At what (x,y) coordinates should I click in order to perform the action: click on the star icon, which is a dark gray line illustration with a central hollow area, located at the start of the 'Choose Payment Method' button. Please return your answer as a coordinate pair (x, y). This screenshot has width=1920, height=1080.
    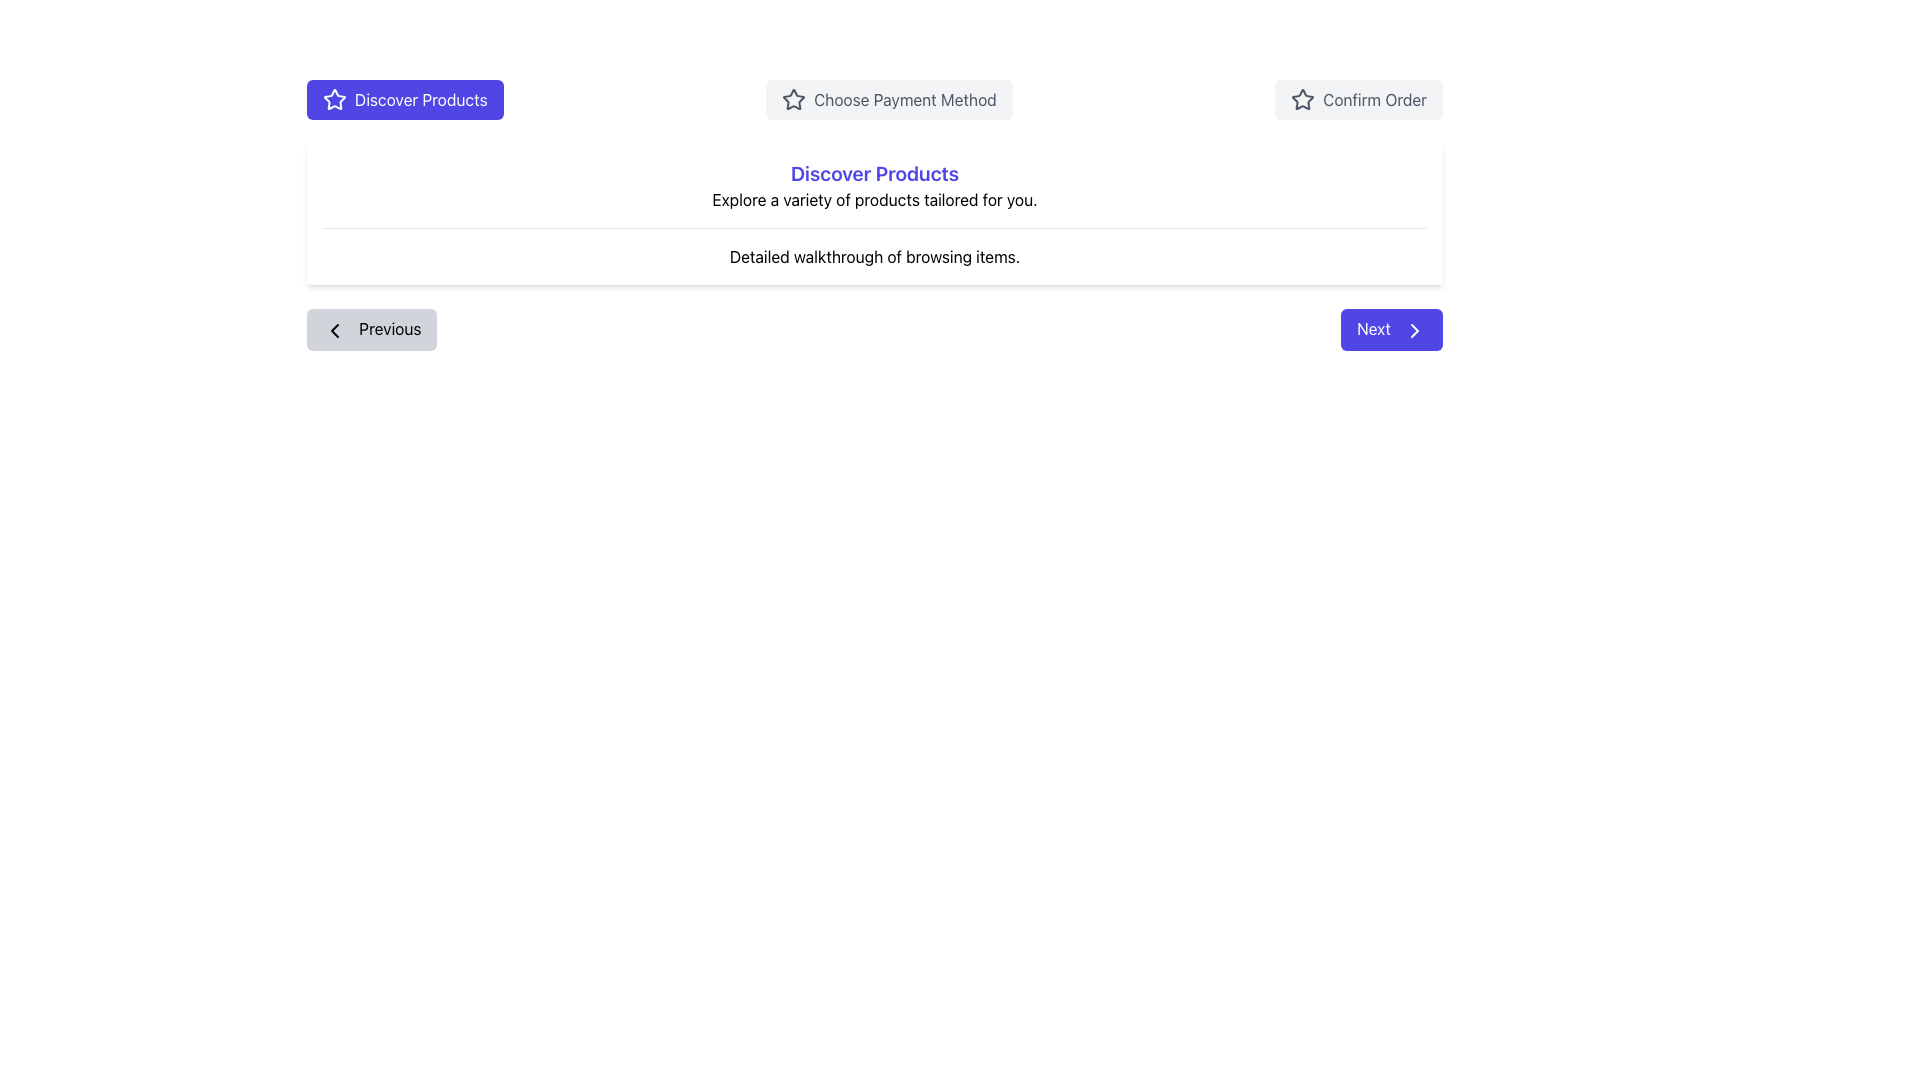
    Looking at the image, I should click on (793, 100).